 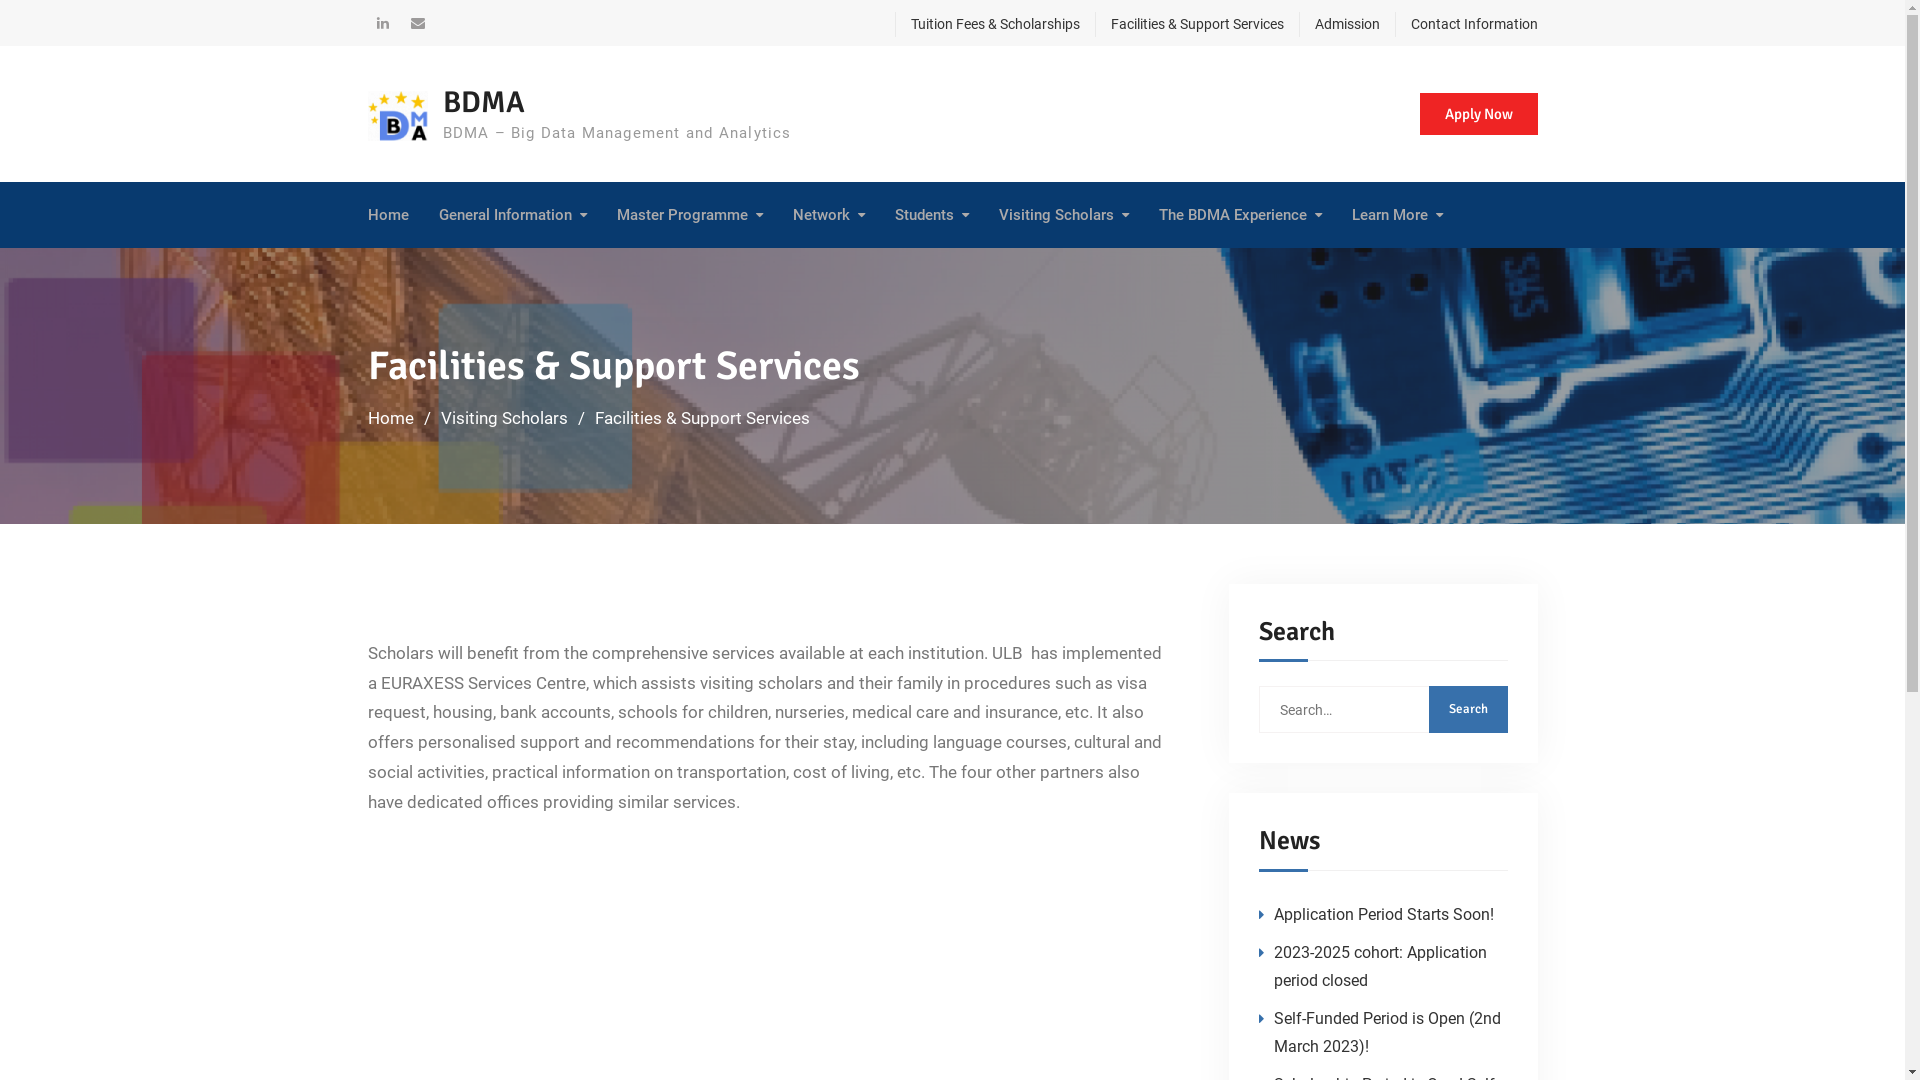 I want to click on 'LinkedIn', so click(x=383, y=23).